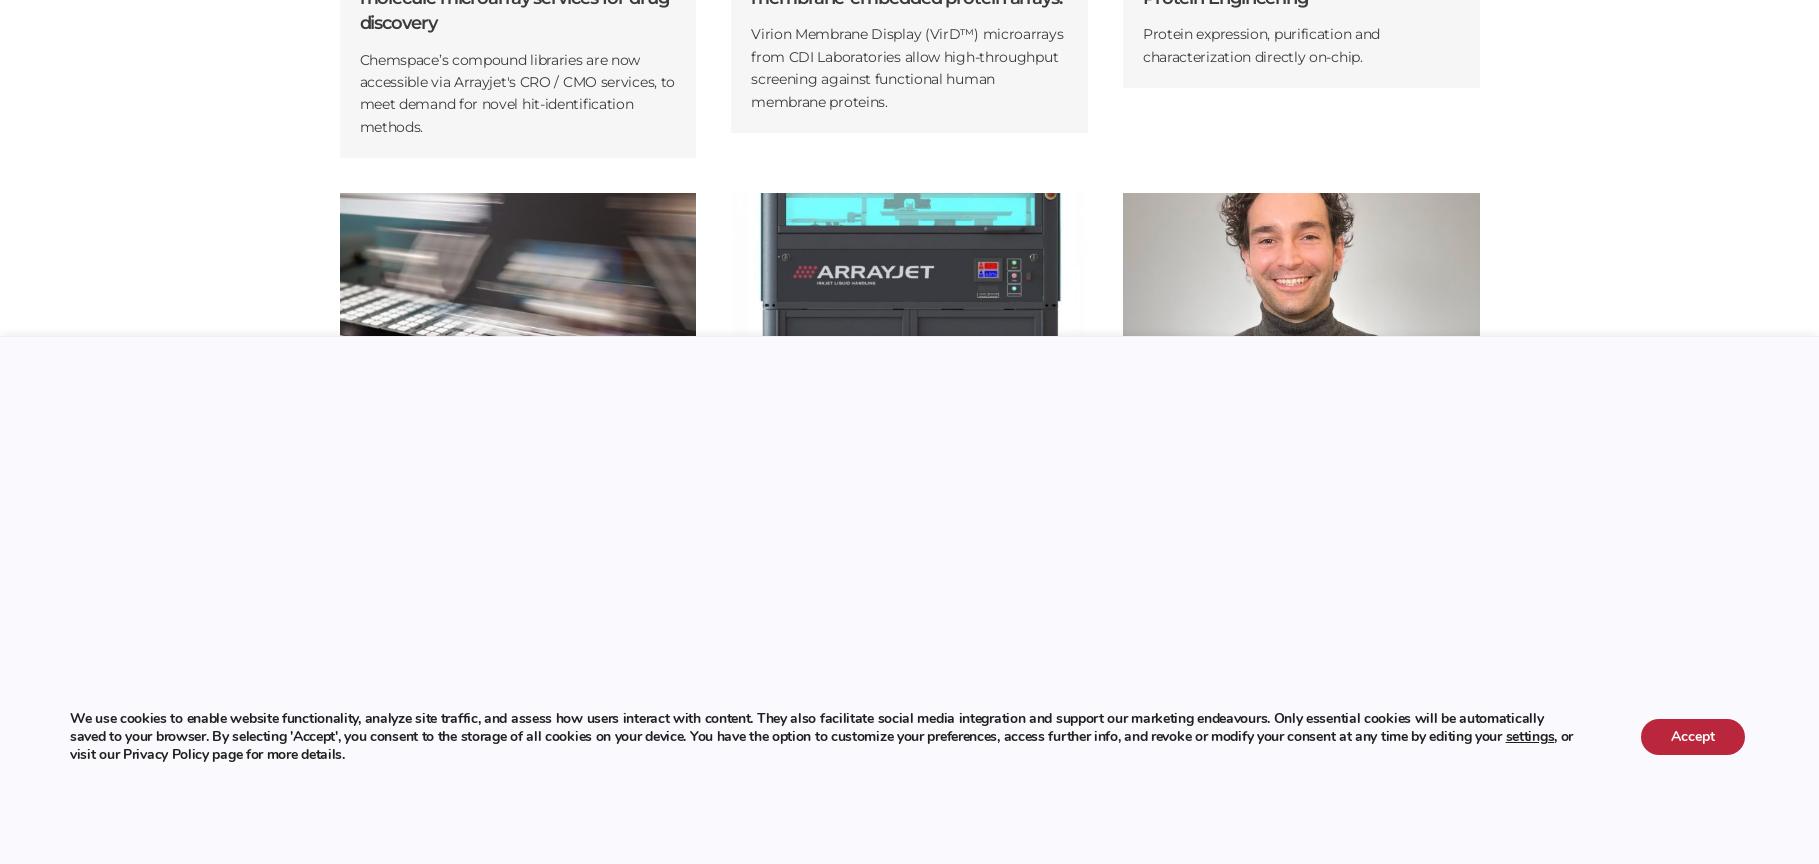  I want to click on 'settings', so click(1528, 735).